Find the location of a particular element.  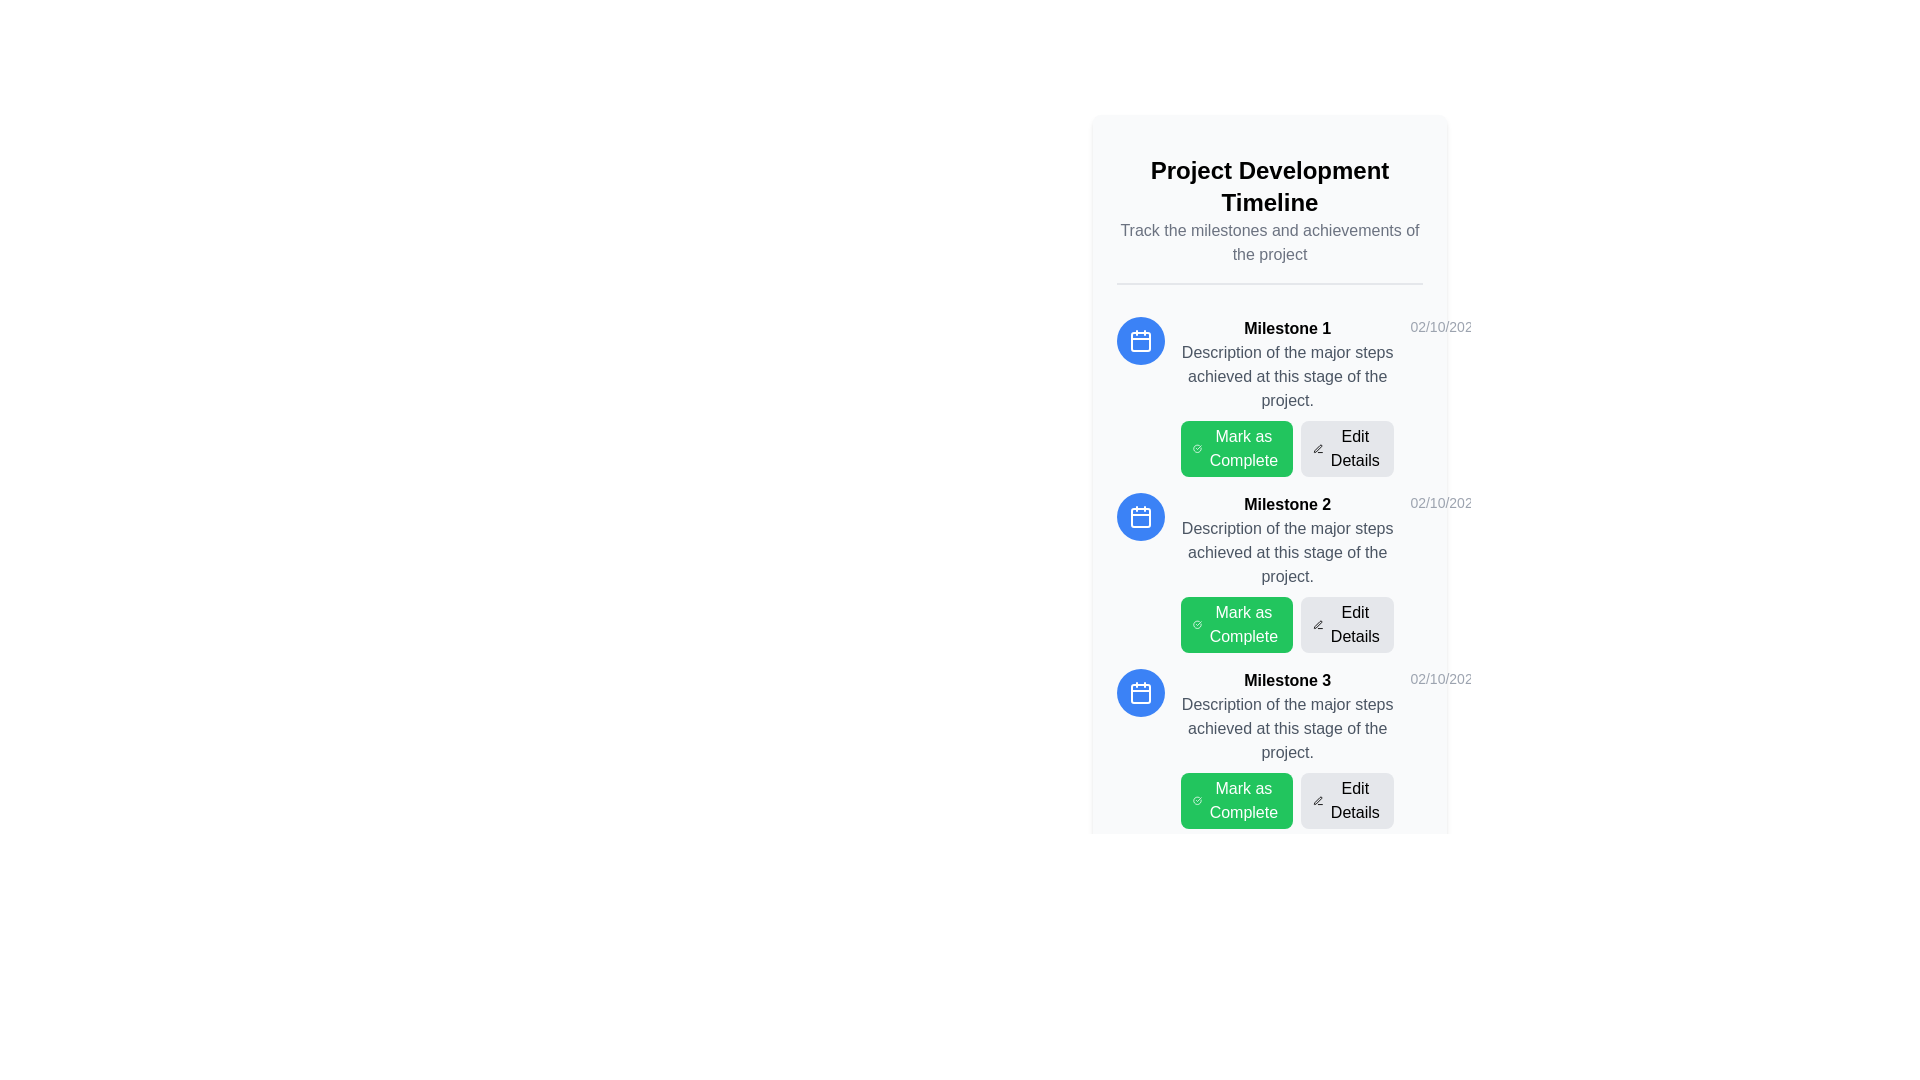

the green 'Mark as Complete' button with rounded corners, which is located below the header 'Milestone 3' to mark the milestone as complete is located at coordinates (1236, 800).